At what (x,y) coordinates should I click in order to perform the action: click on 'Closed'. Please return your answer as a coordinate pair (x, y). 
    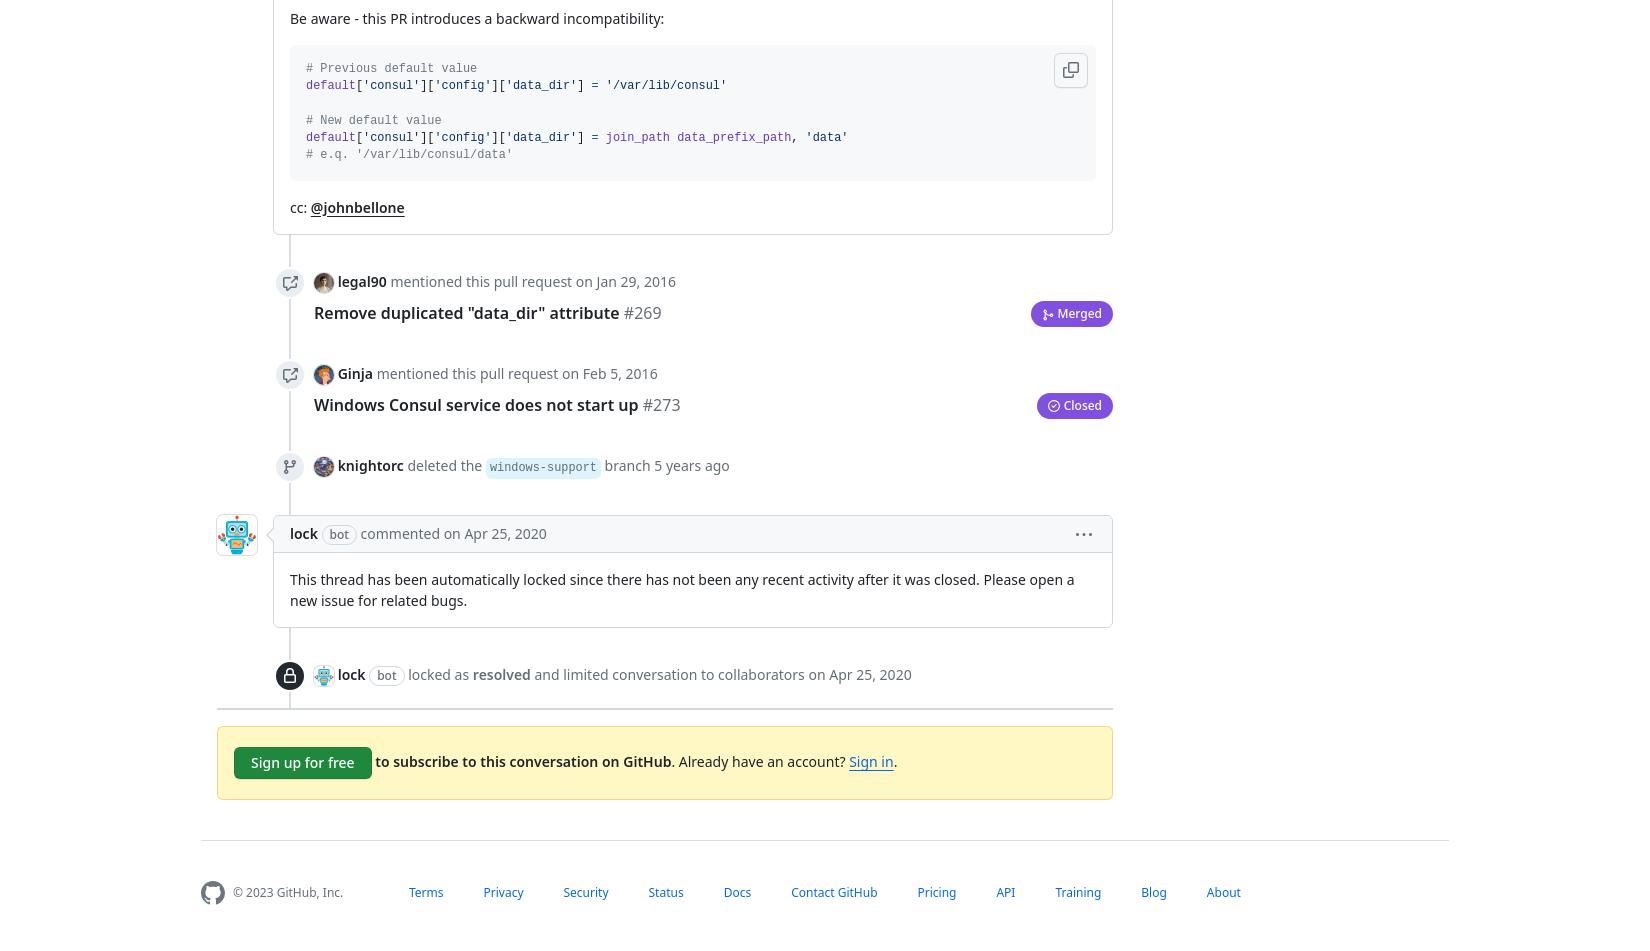
    Looking at the image, I should click on (1082, 405).